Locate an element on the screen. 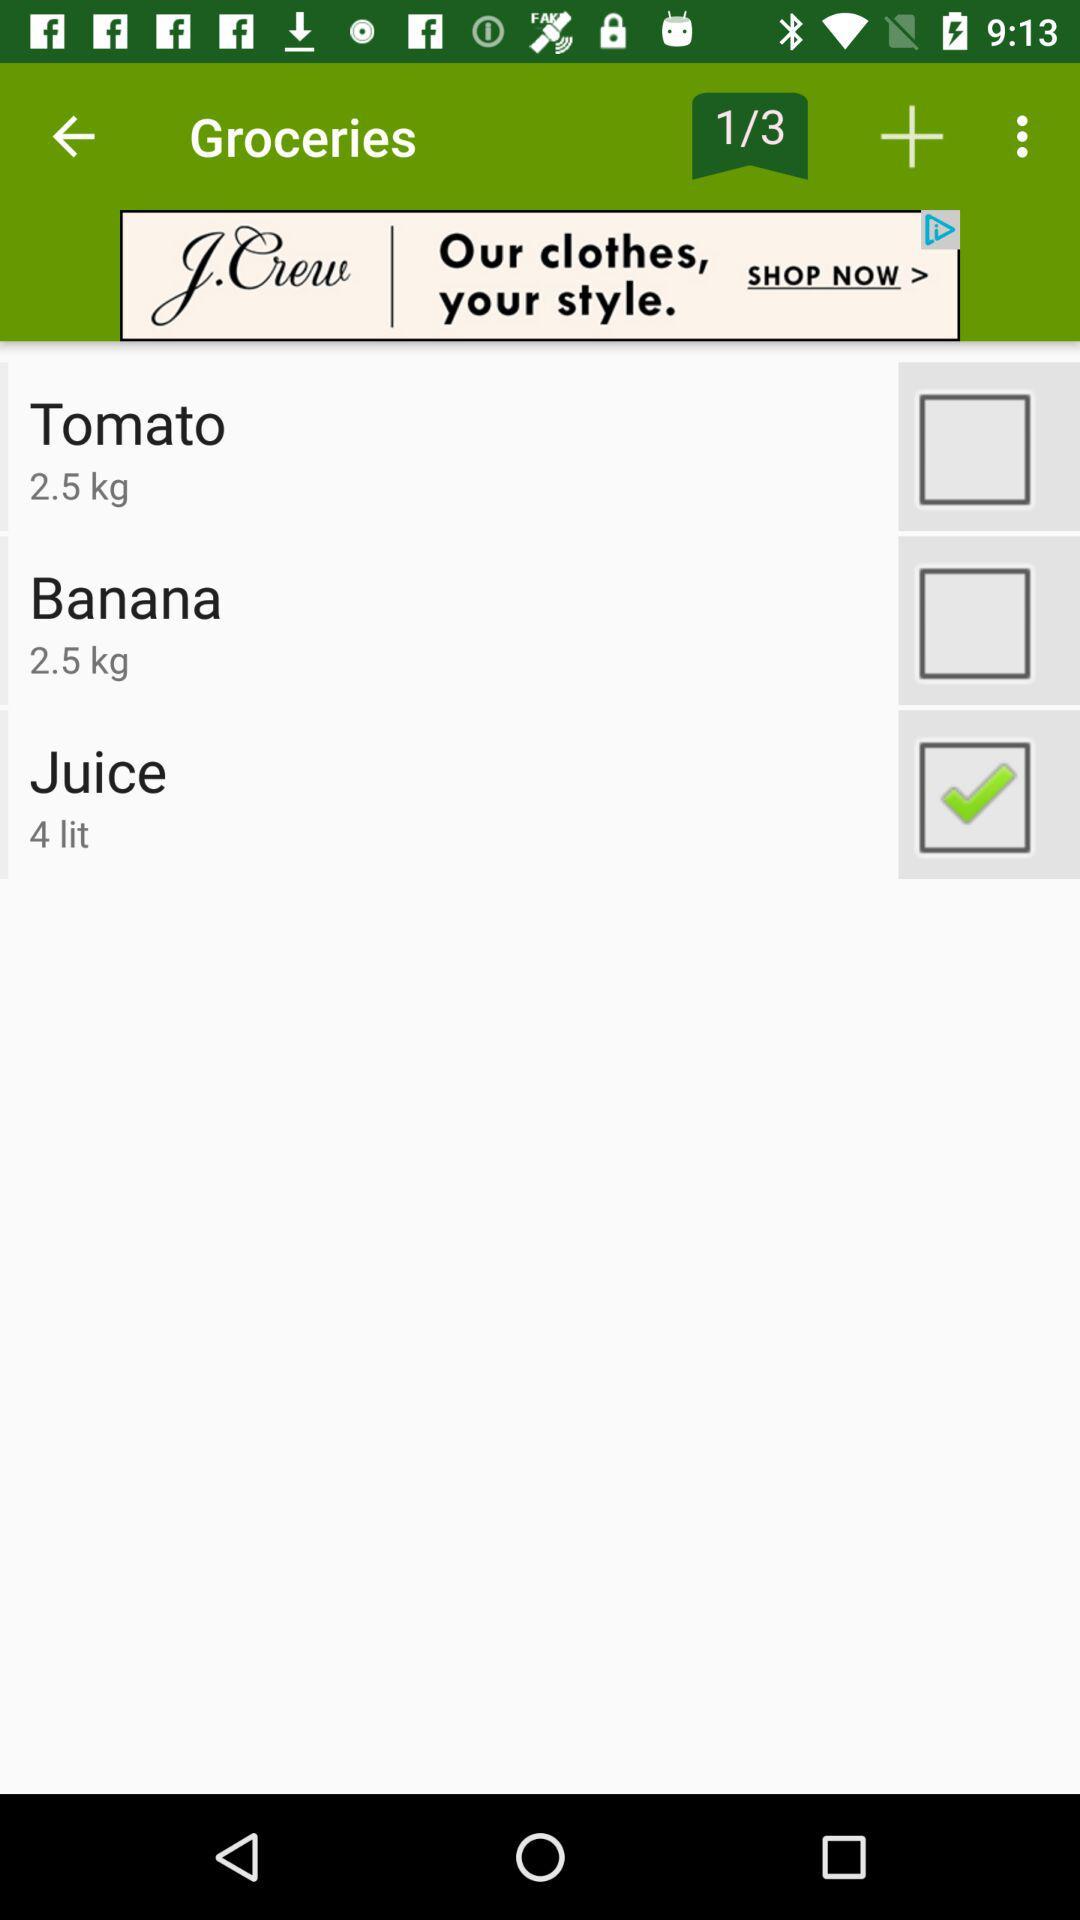 This screenshot has height=1920, width=1080. food product is located at coordinates (988, 793).